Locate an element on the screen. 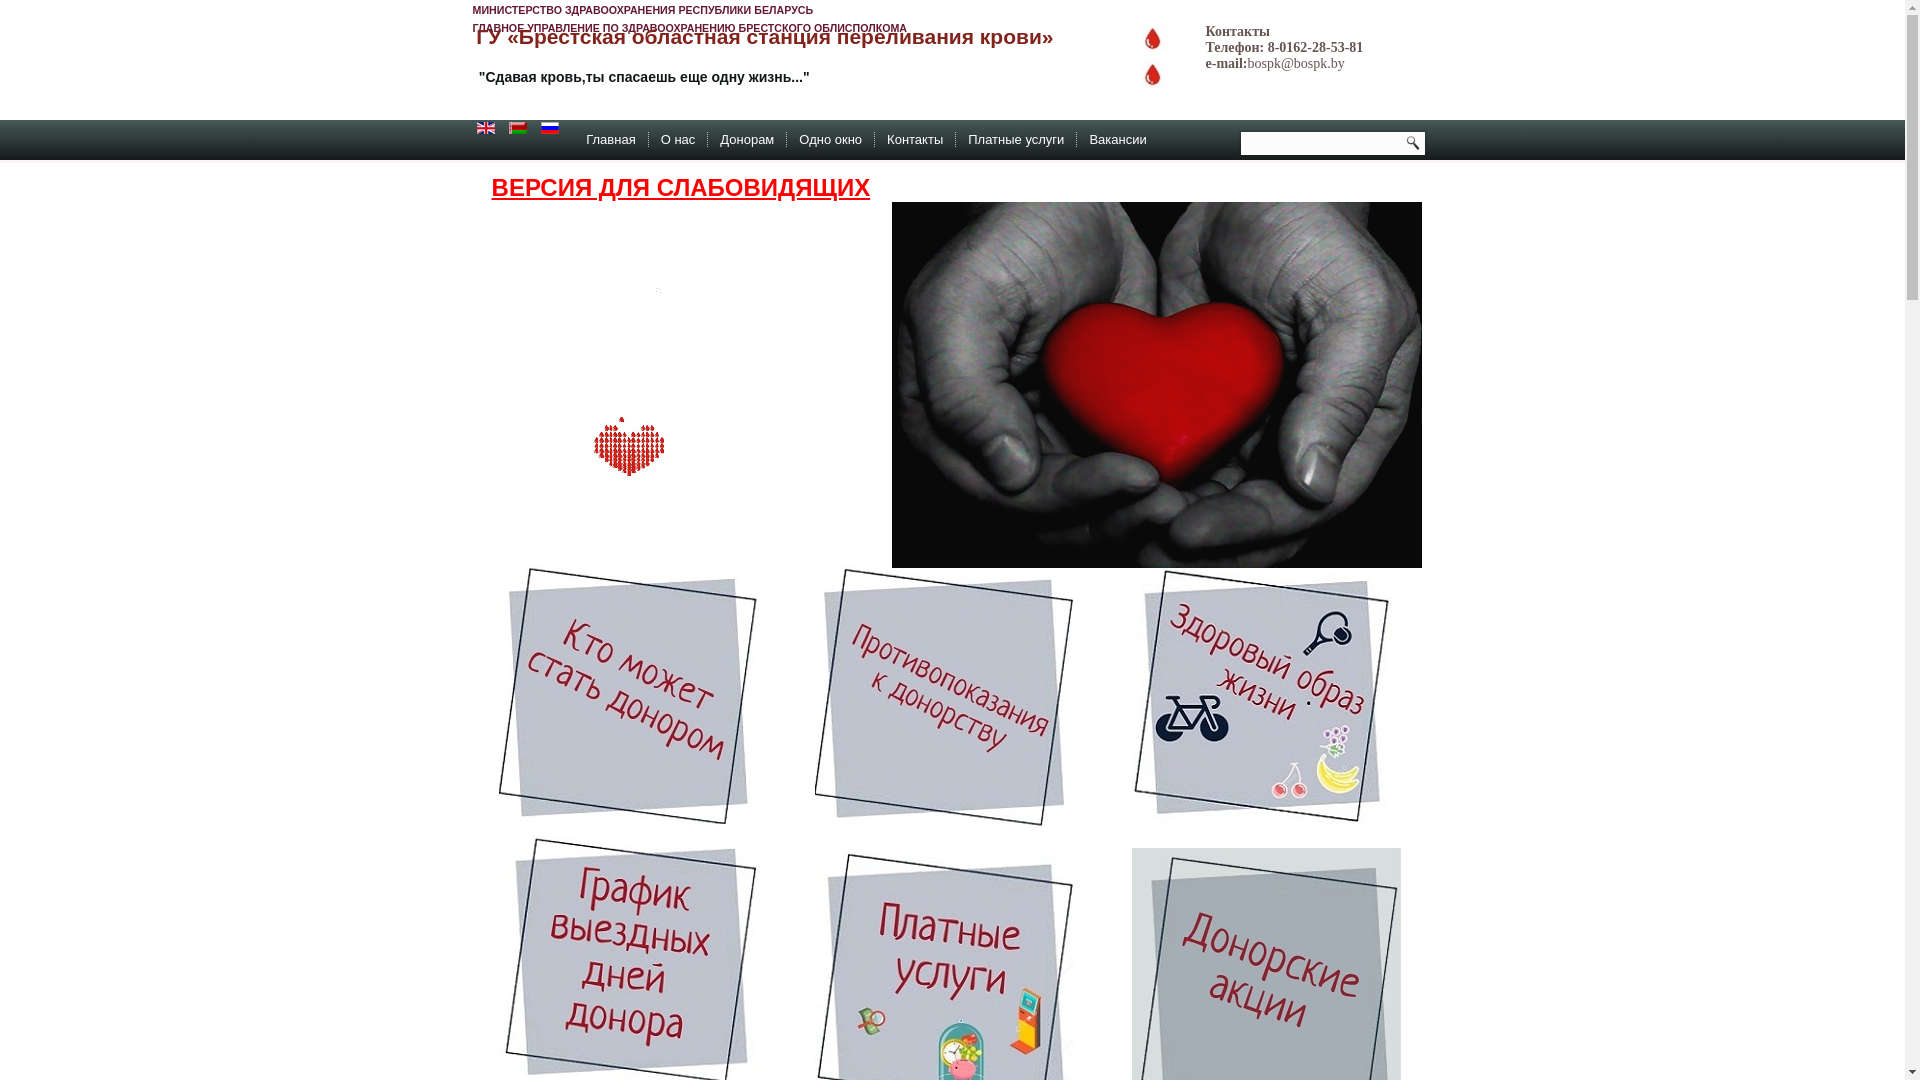  'Belarusian (be-BY)' is located at coordinates (508, 127).